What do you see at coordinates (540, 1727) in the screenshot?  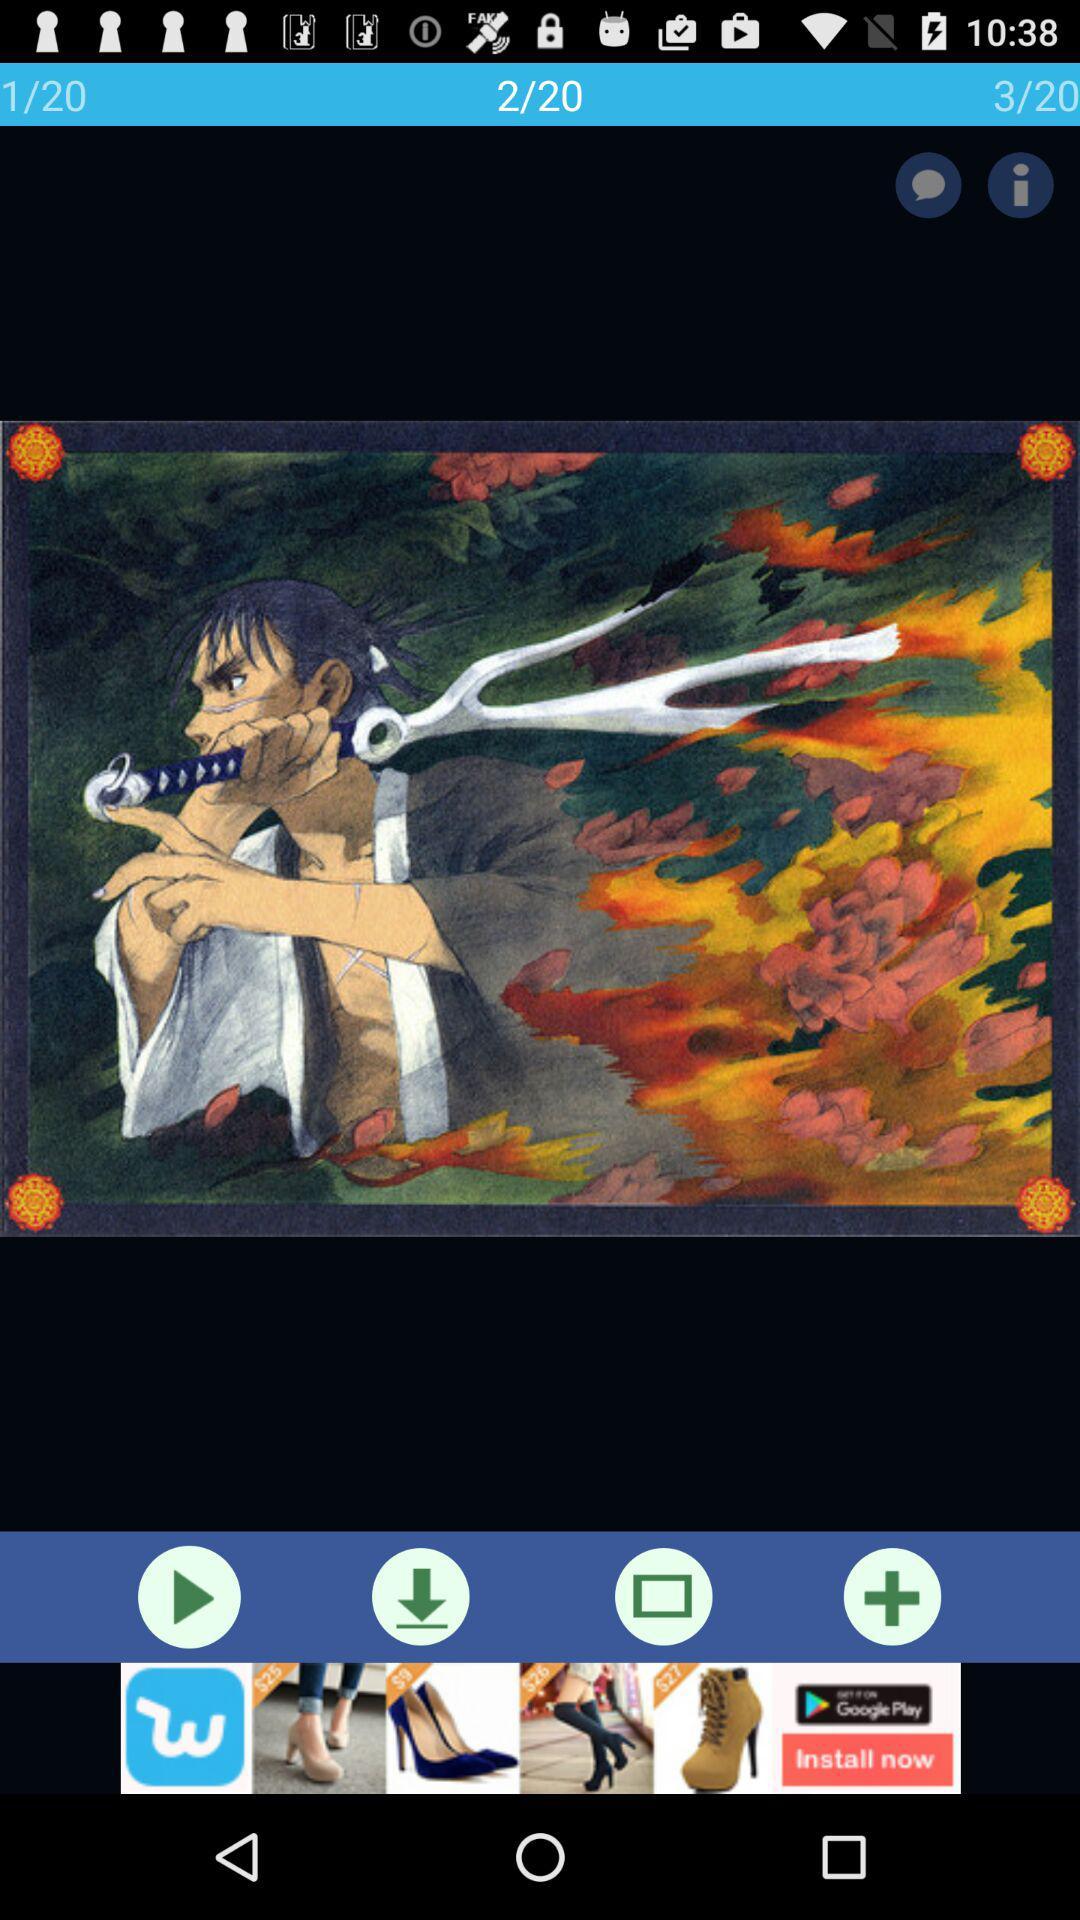 I see `open advertisement` at bounding box center [540, 1727].